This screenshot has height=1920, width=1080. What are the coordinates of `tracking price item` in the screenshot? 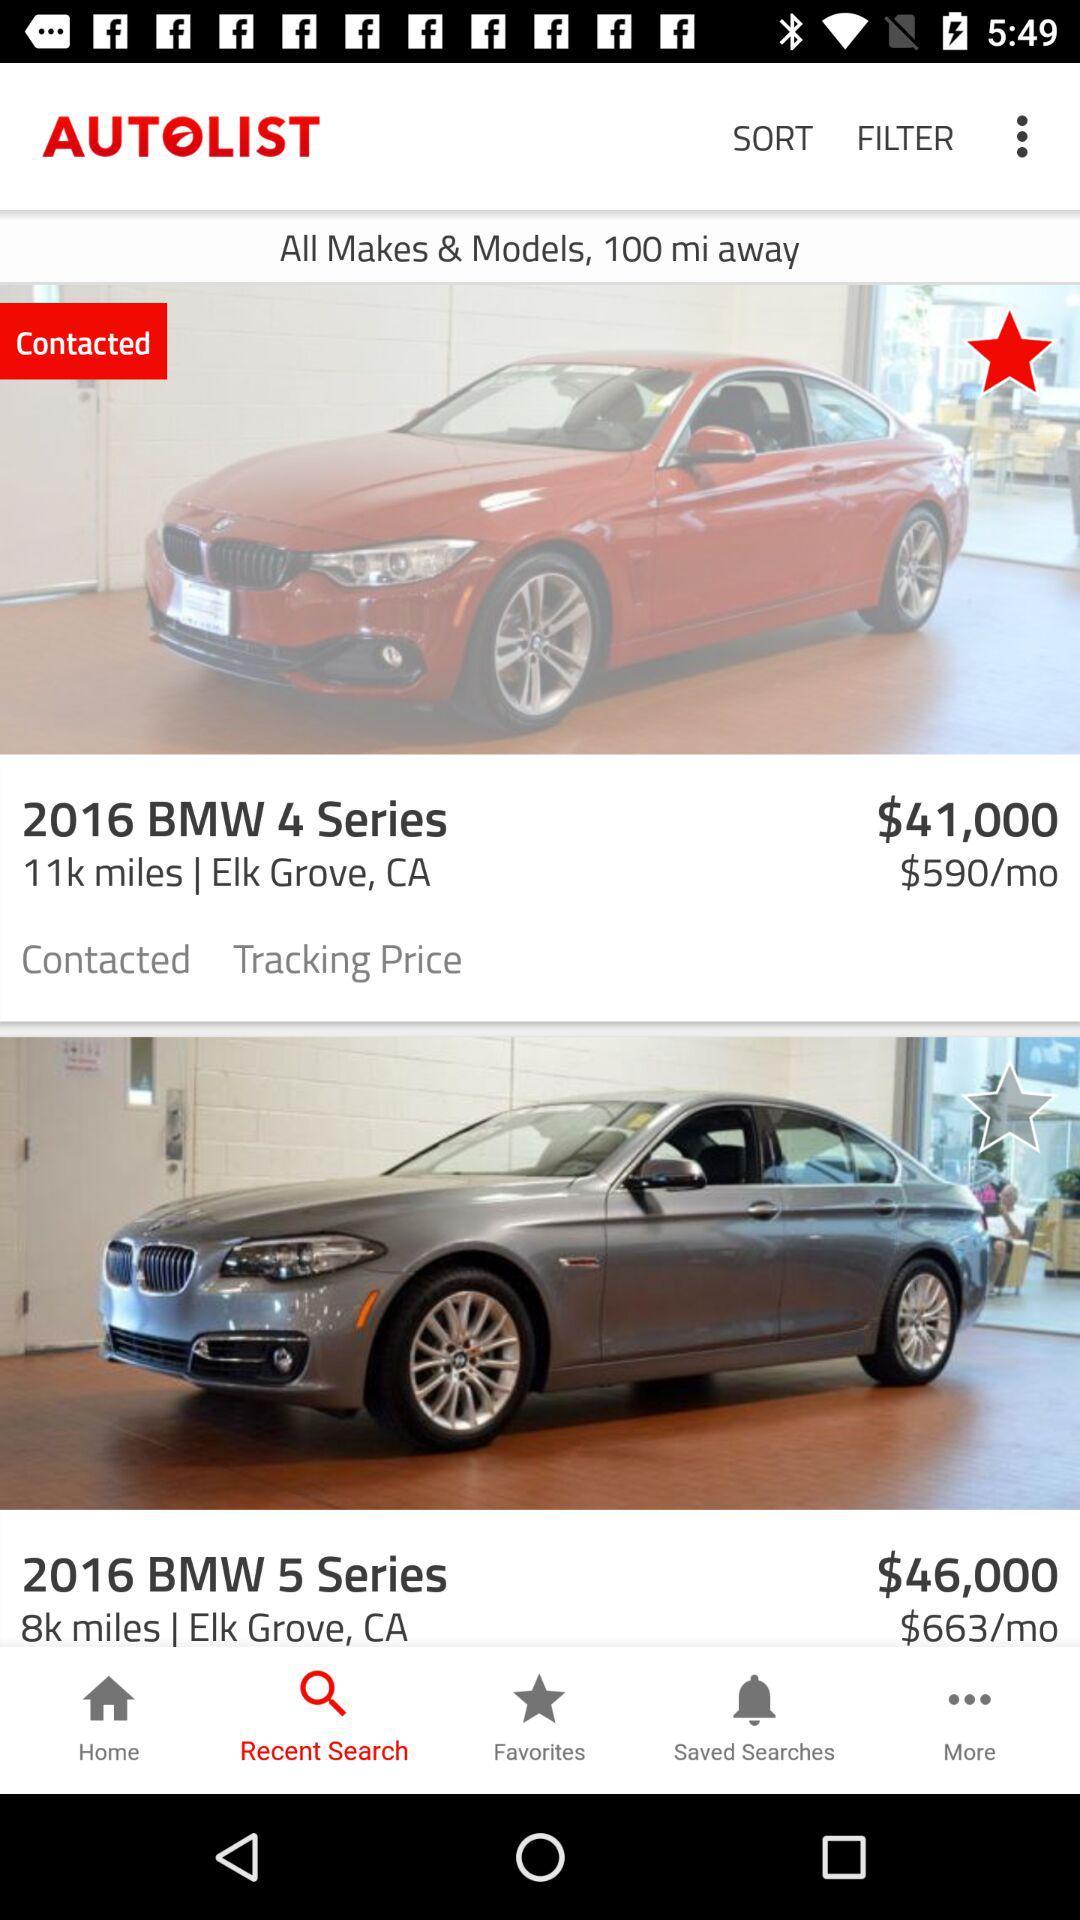 It's located at (346, 955).